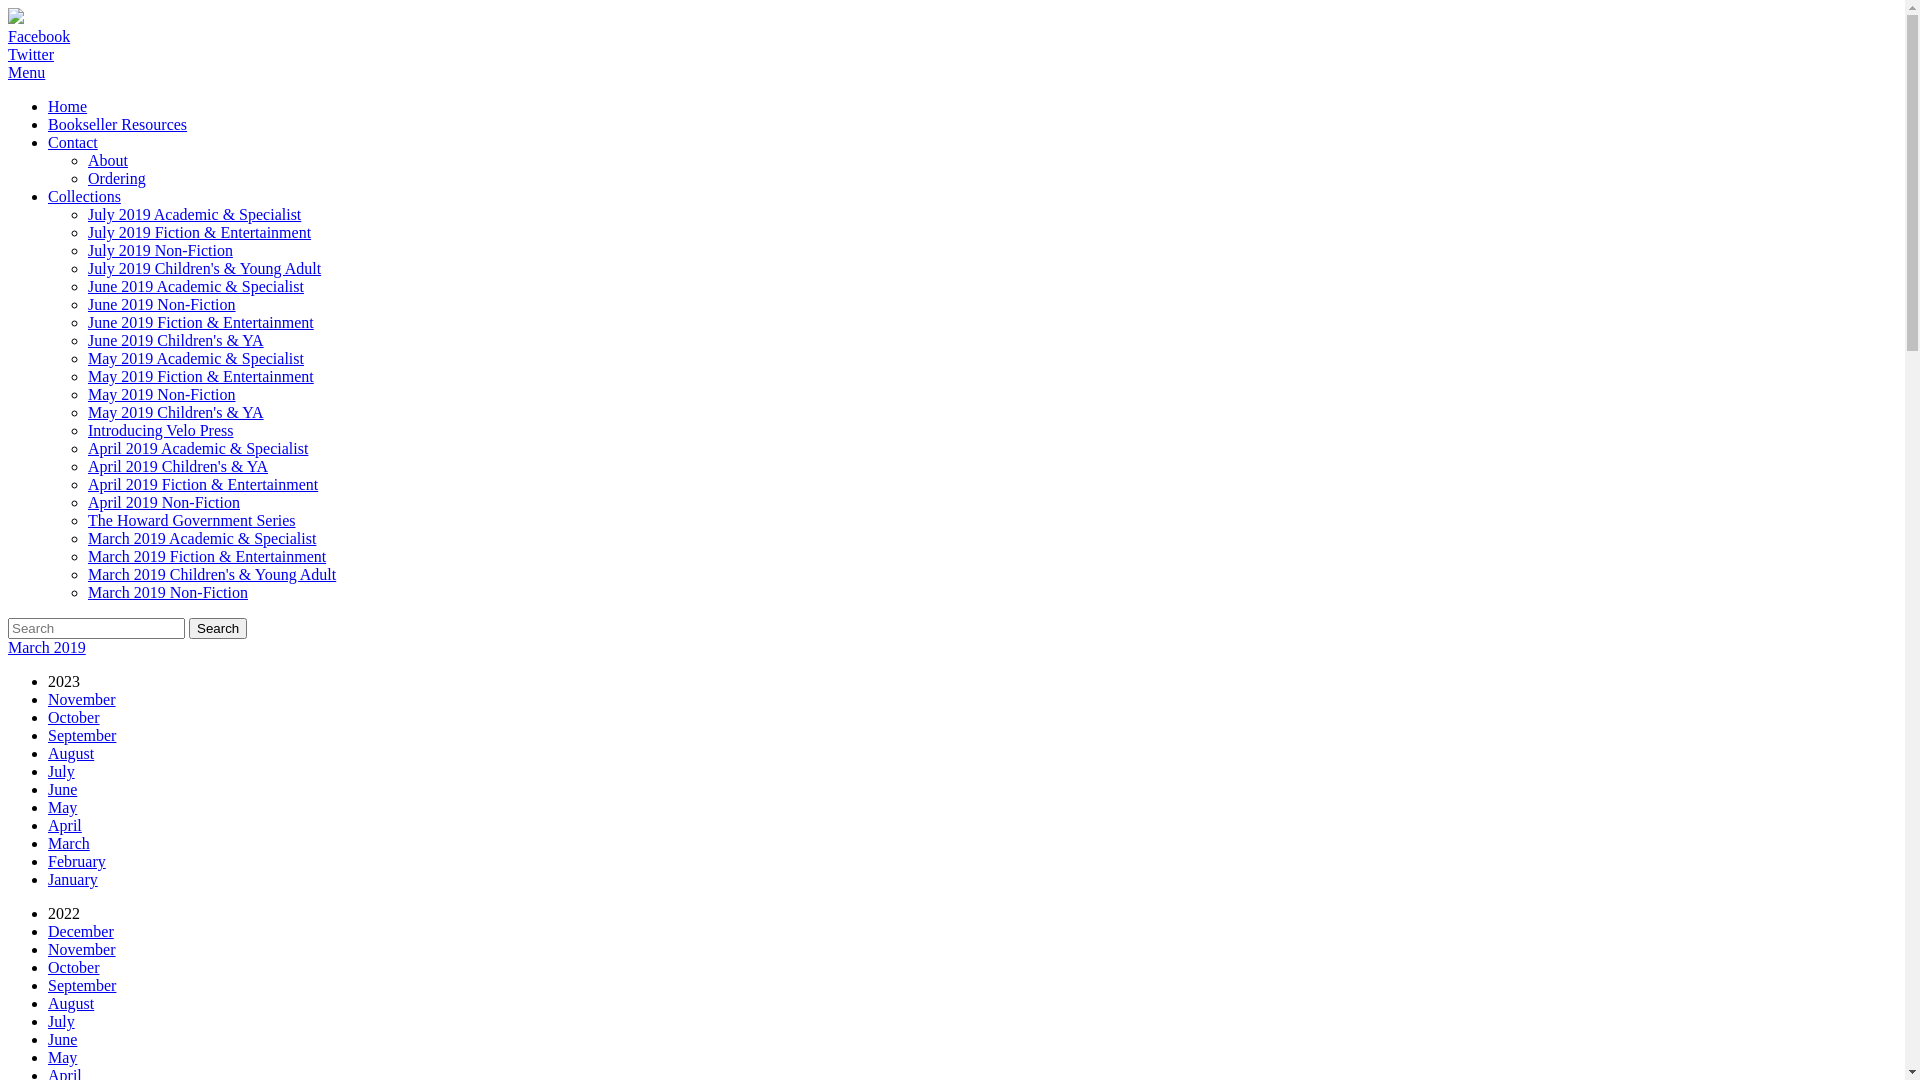 This screenshot has width=1920, height=1080. I want to click on 'January', so click(72, 878).